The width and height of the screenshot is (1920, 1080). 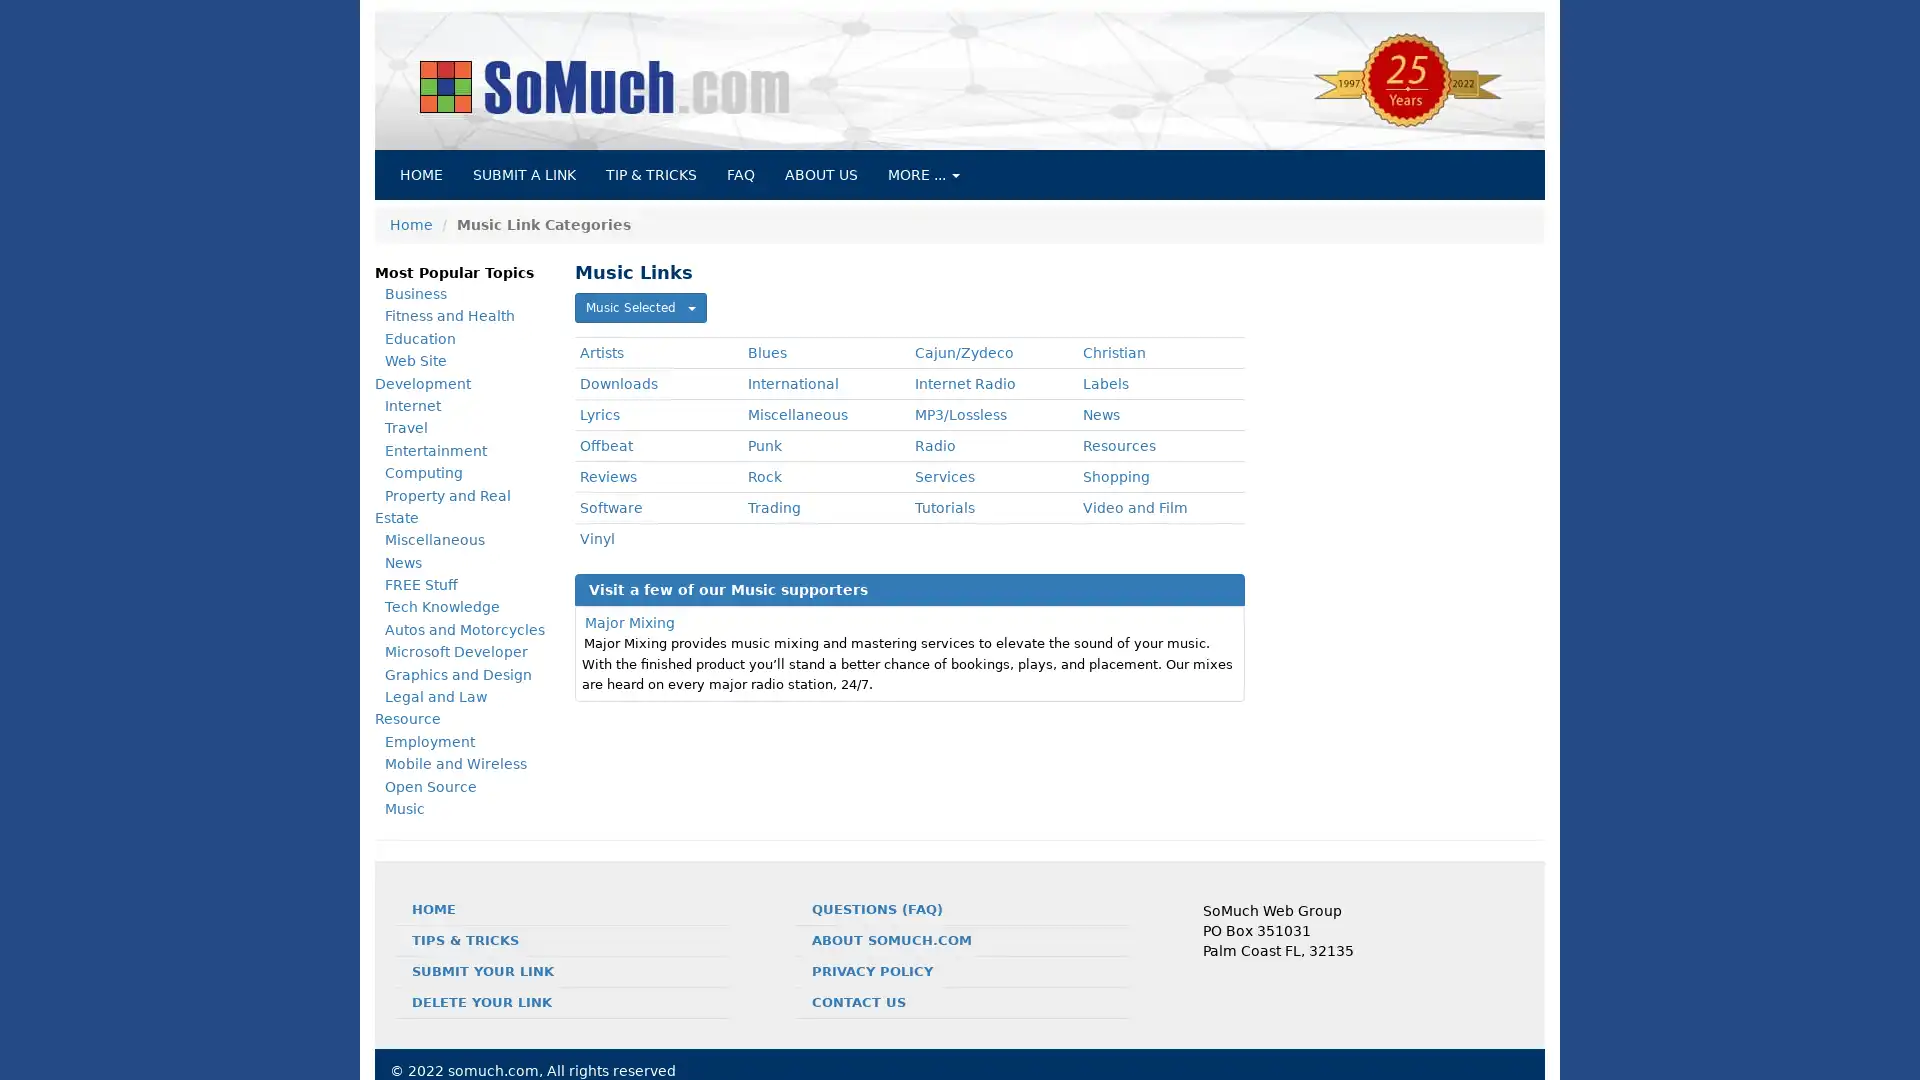 What do you see at coordinates (641, 308) in the screenshot?
I see `Music Selected` at bounding box center [641, 308].